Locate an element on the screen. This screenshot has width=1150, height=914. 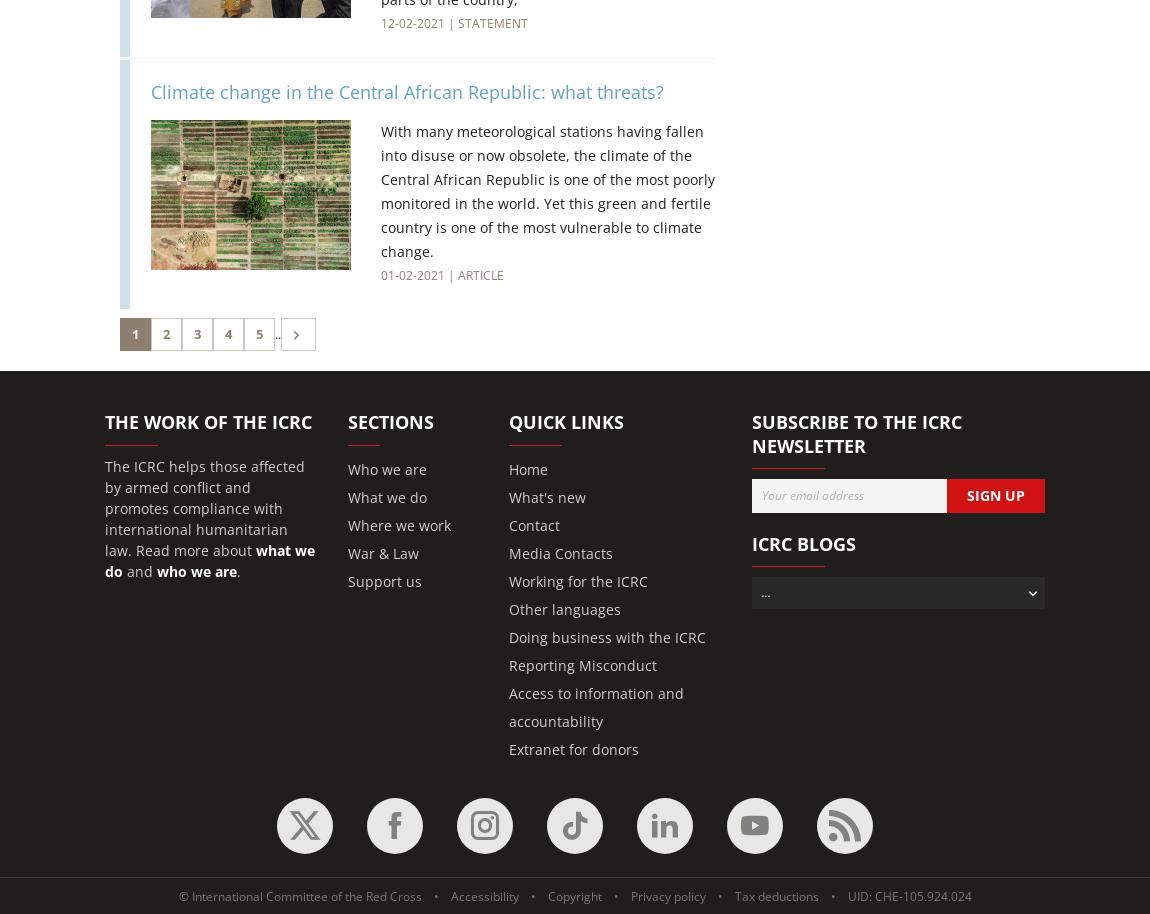
'Home' is located at coordinates (528, 468).